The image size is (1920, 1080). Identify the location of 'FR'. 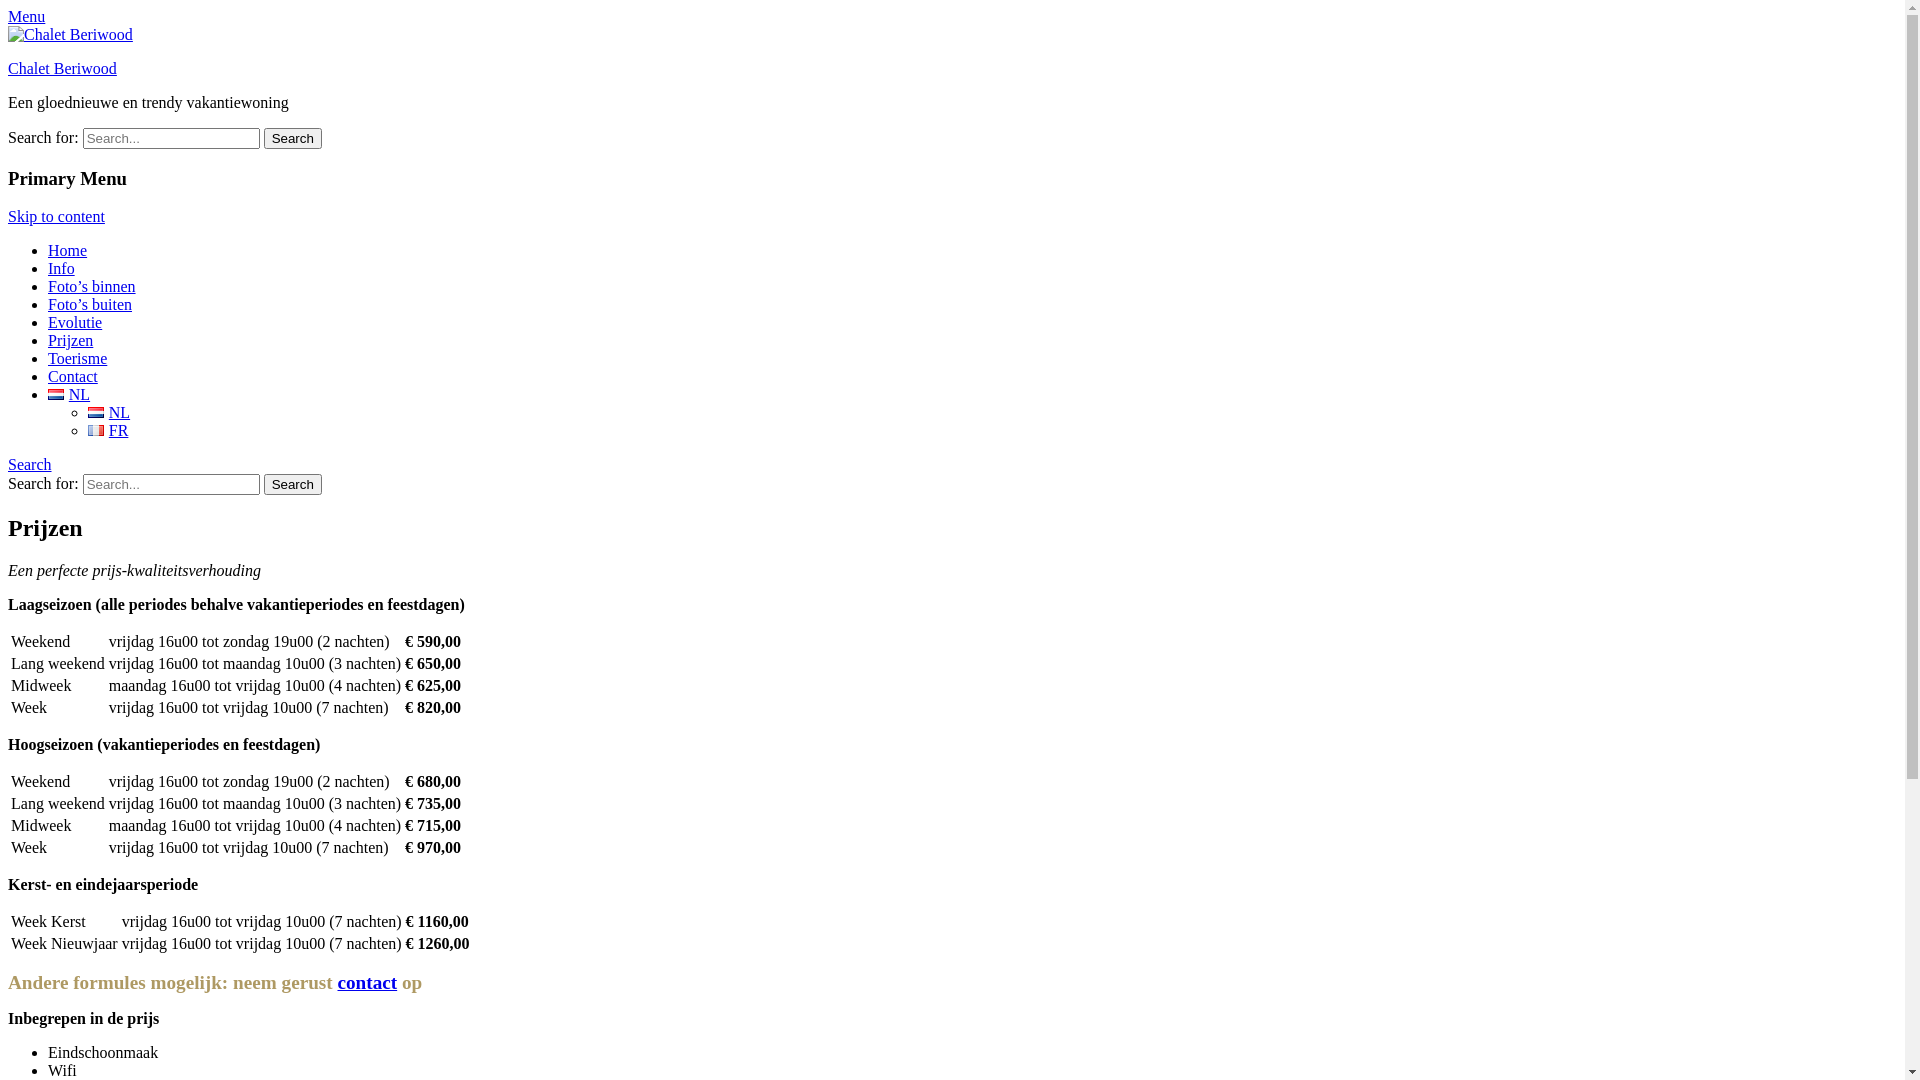
(95, 429).